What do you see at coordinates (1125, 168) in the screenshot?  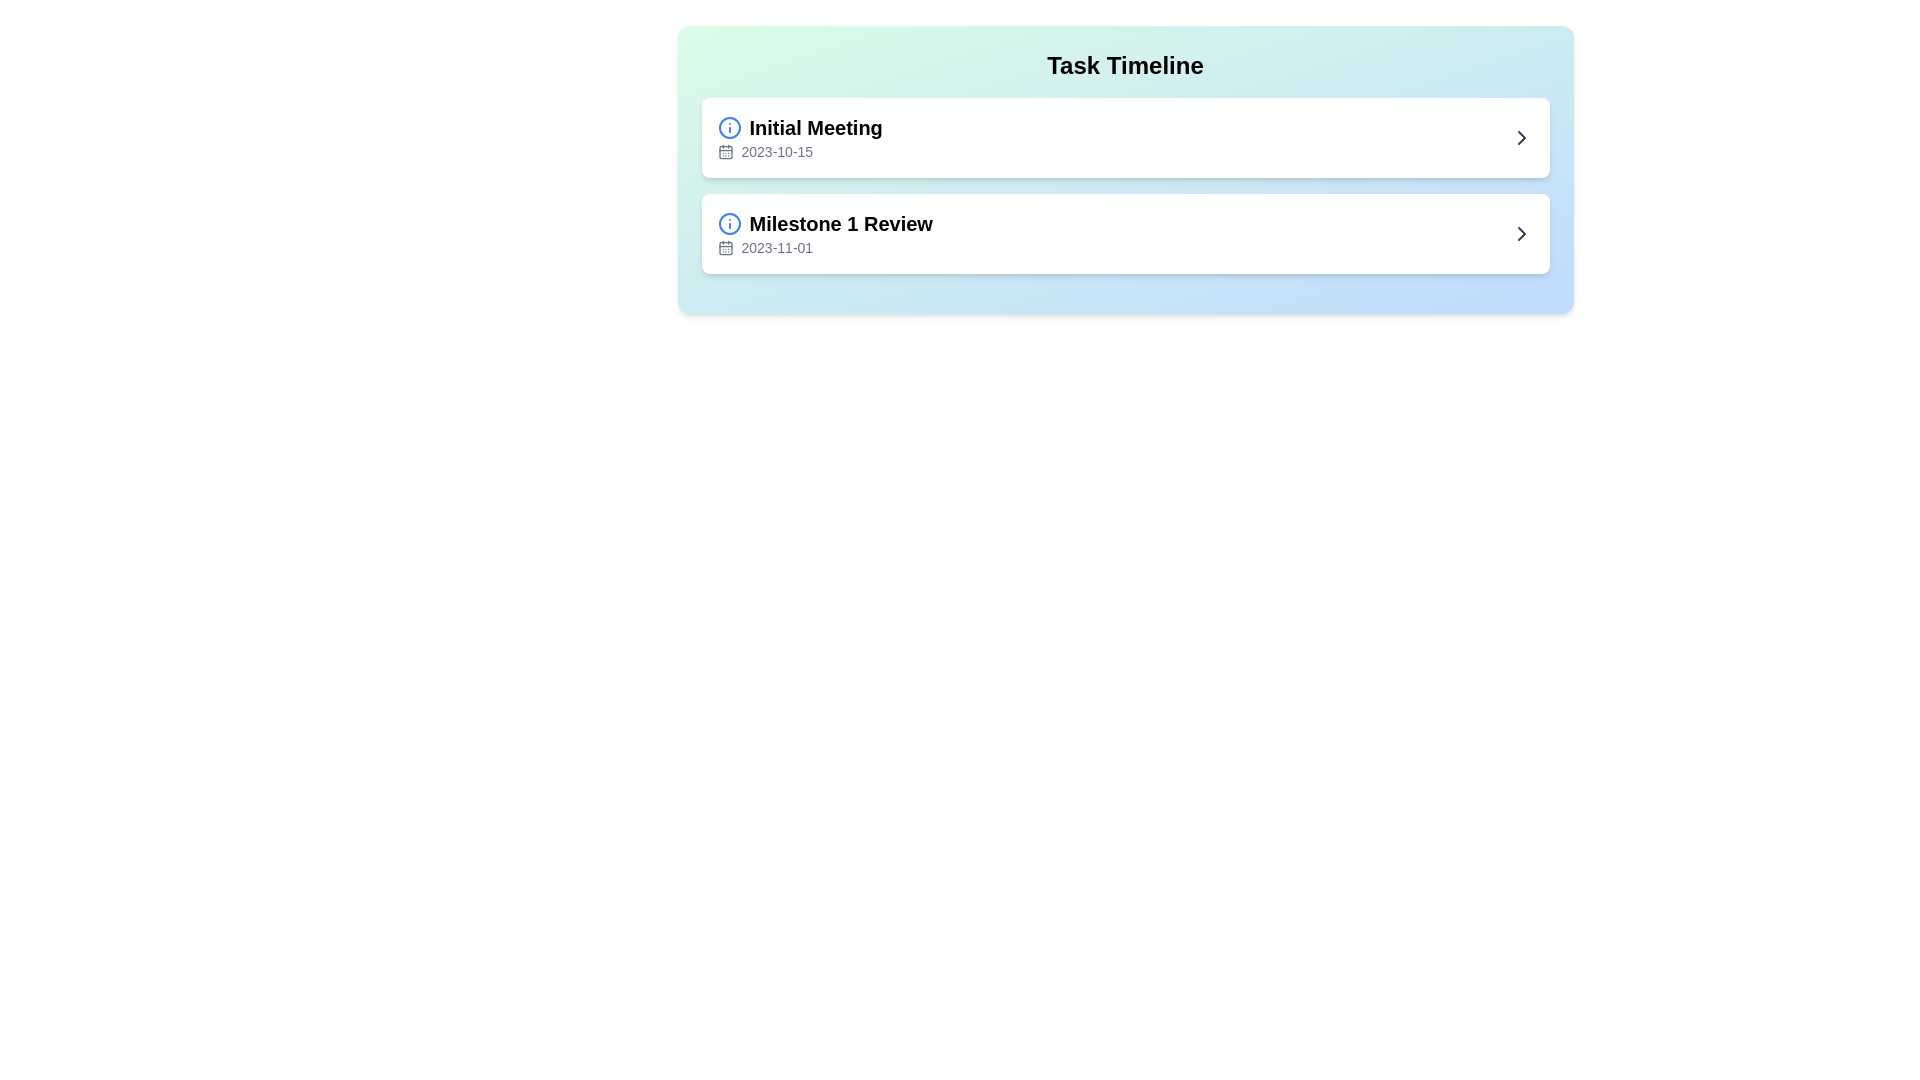 I see `the content within the central grouping box labeled 'Task Timeline', which organizes task-related milestones or events` at bounding box center [1125, 168].